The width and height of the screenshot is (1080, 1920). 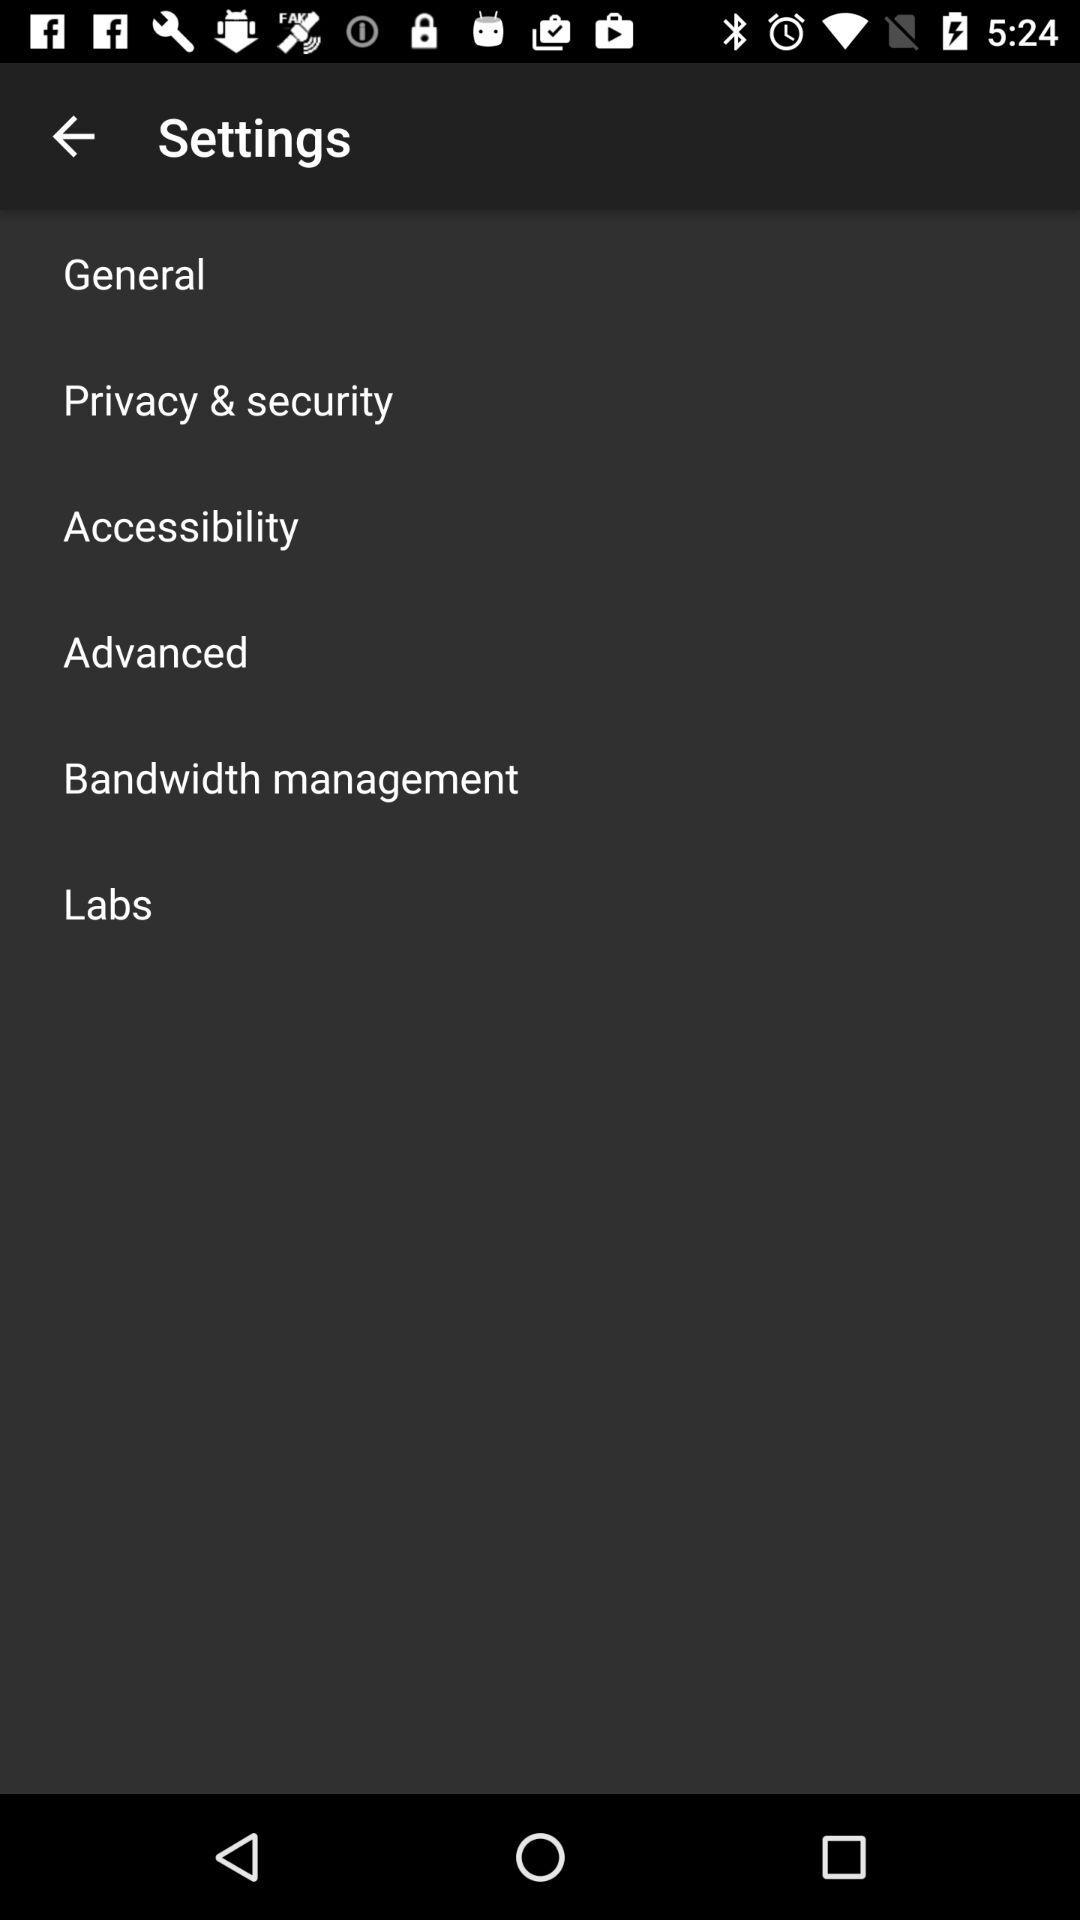 What do you see at coordinates (154, 651) in the screenshot?
I see `advanced app` at bounding box center [154, 651].